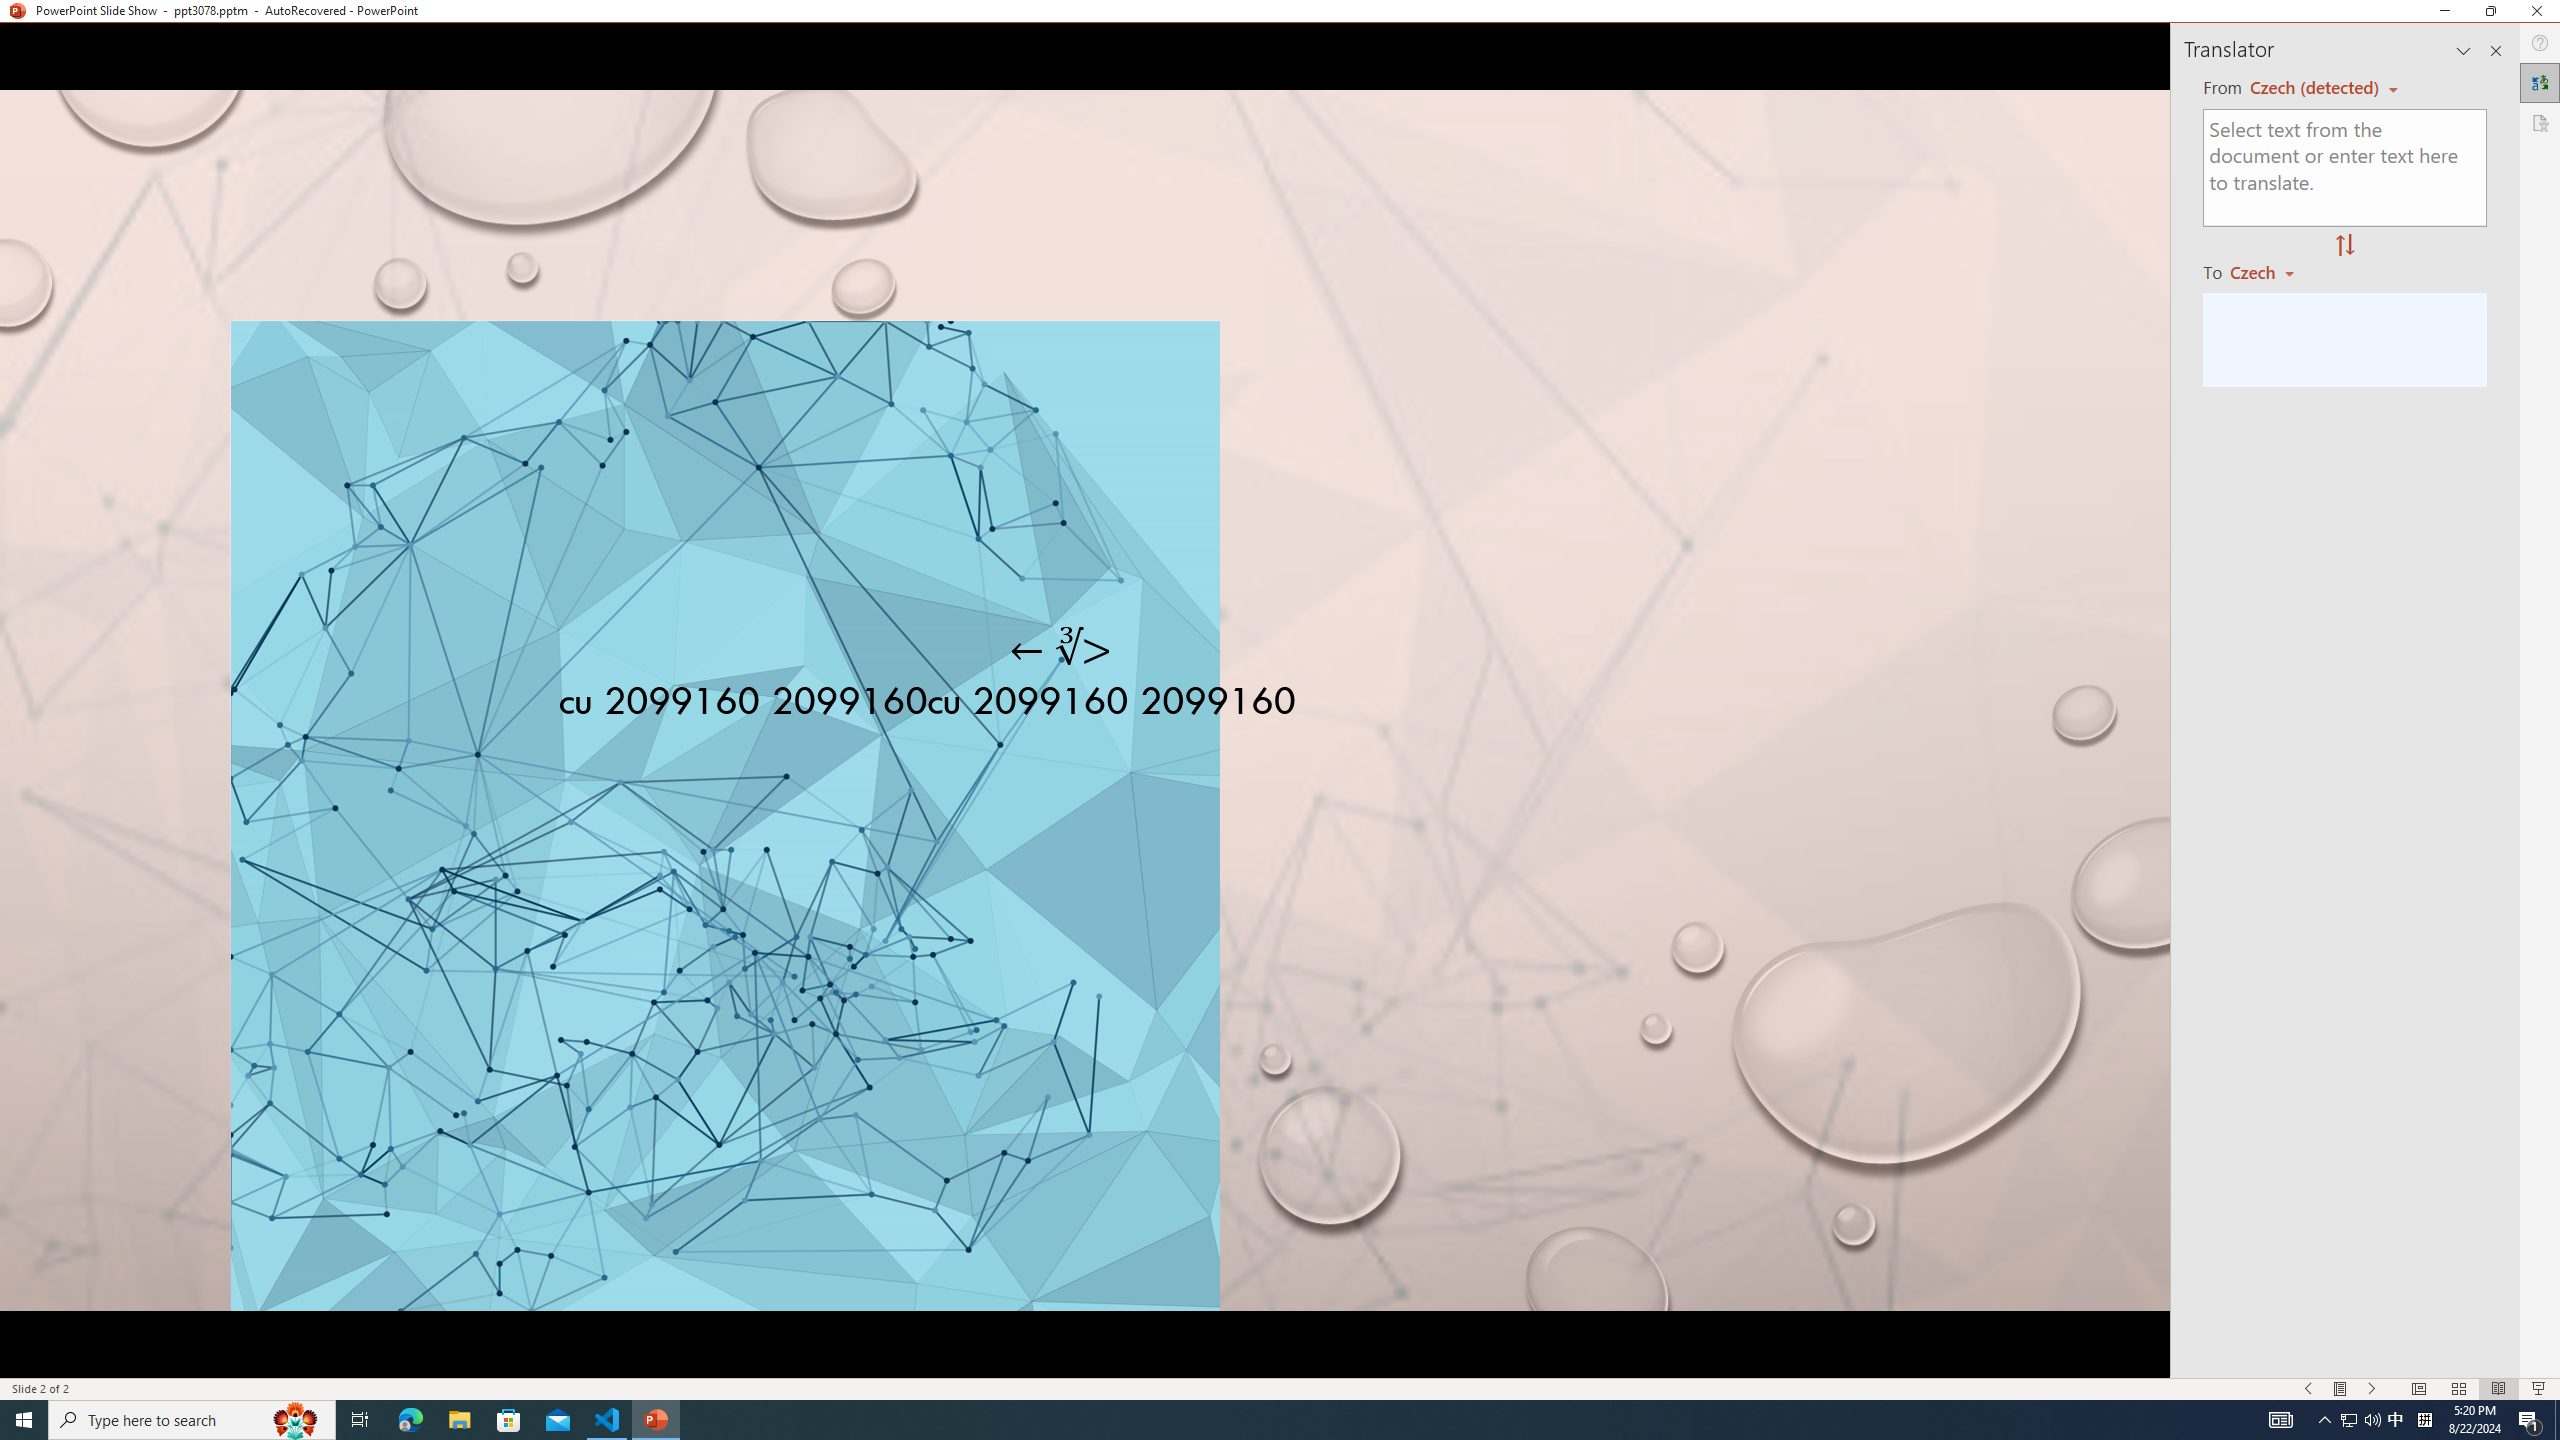 The height and width of the screenshot is (1440, 2560). I want to click on 'Help', so click(2539, 42).